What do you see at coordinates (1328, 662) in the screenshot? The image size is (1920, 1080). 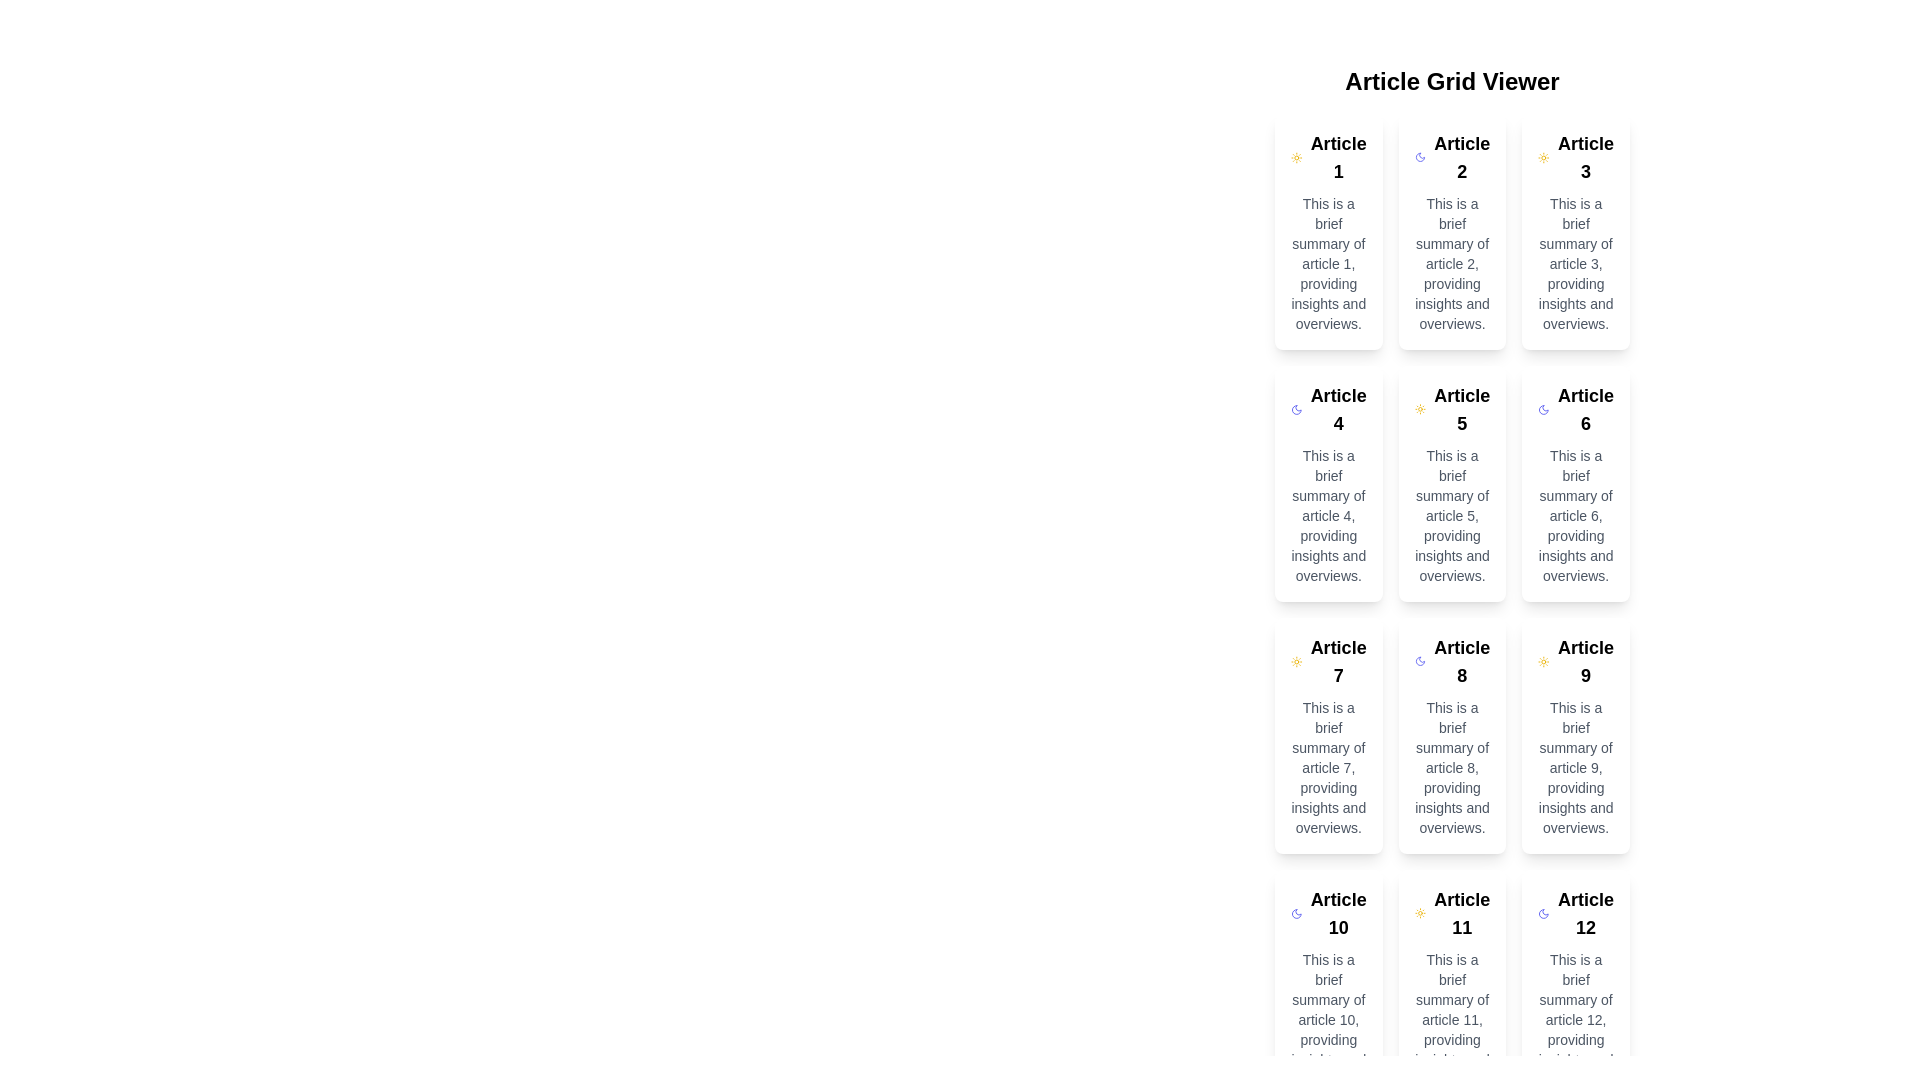 I see `text element that serves as the title or heading indicator for the card content titled 'Article 7', which is positioned at the top left of the card` at bounding box center [1328, 662].